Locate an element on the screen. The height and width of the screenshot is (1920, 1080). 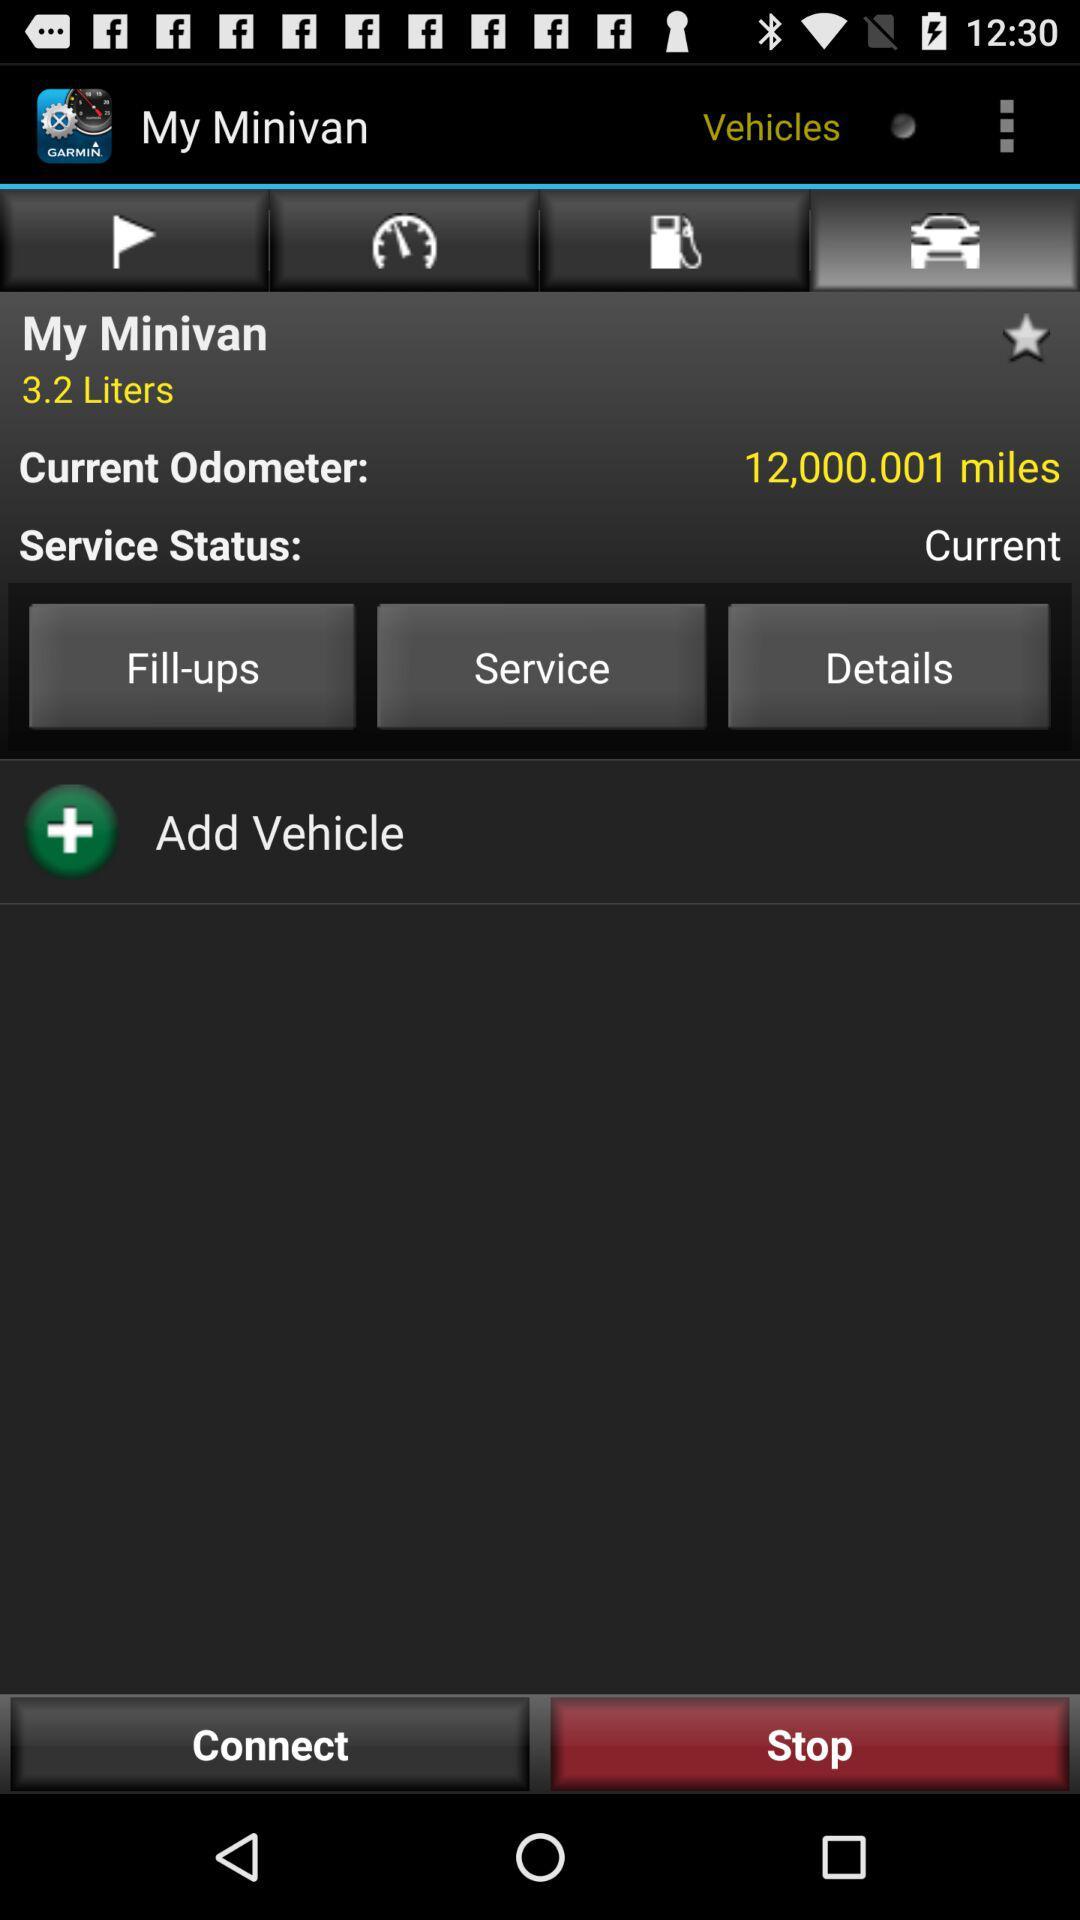
icon above the 12 000 001 is located at coordinates (1033, 338).